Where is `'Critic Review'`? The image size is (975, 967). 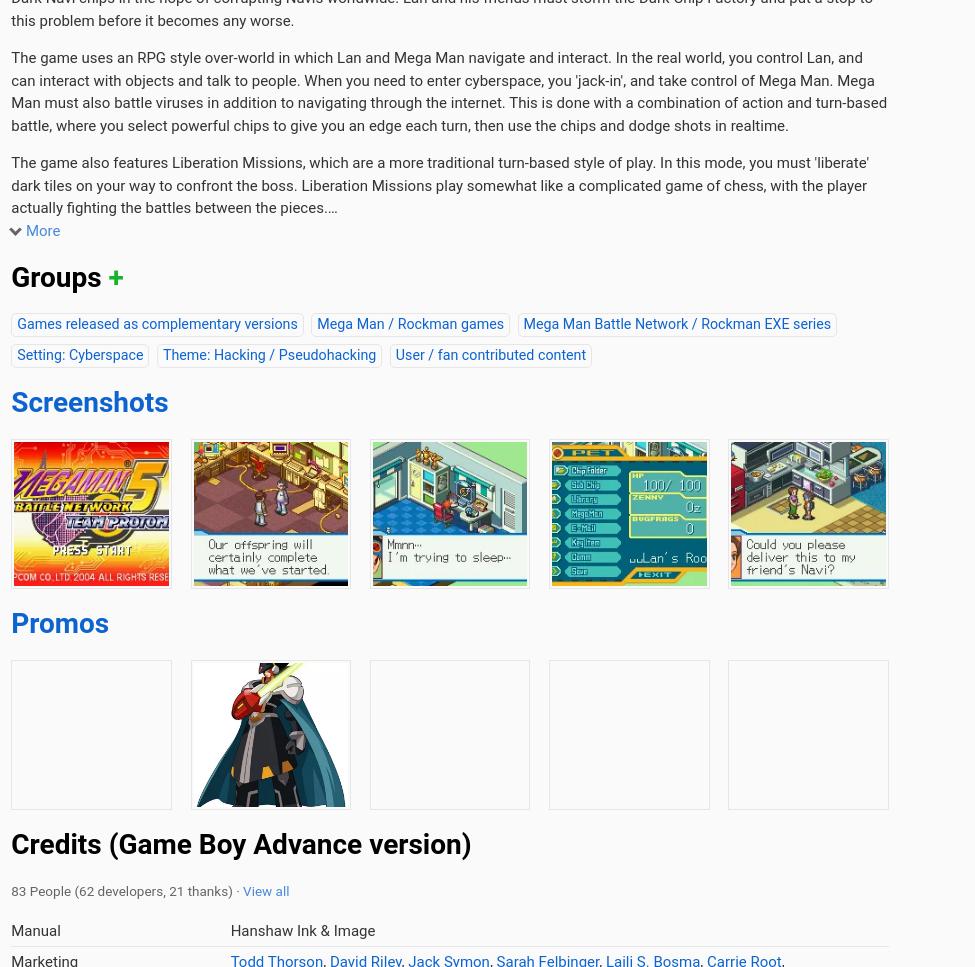
'Critic Review' is located at coordinates (229, 184).